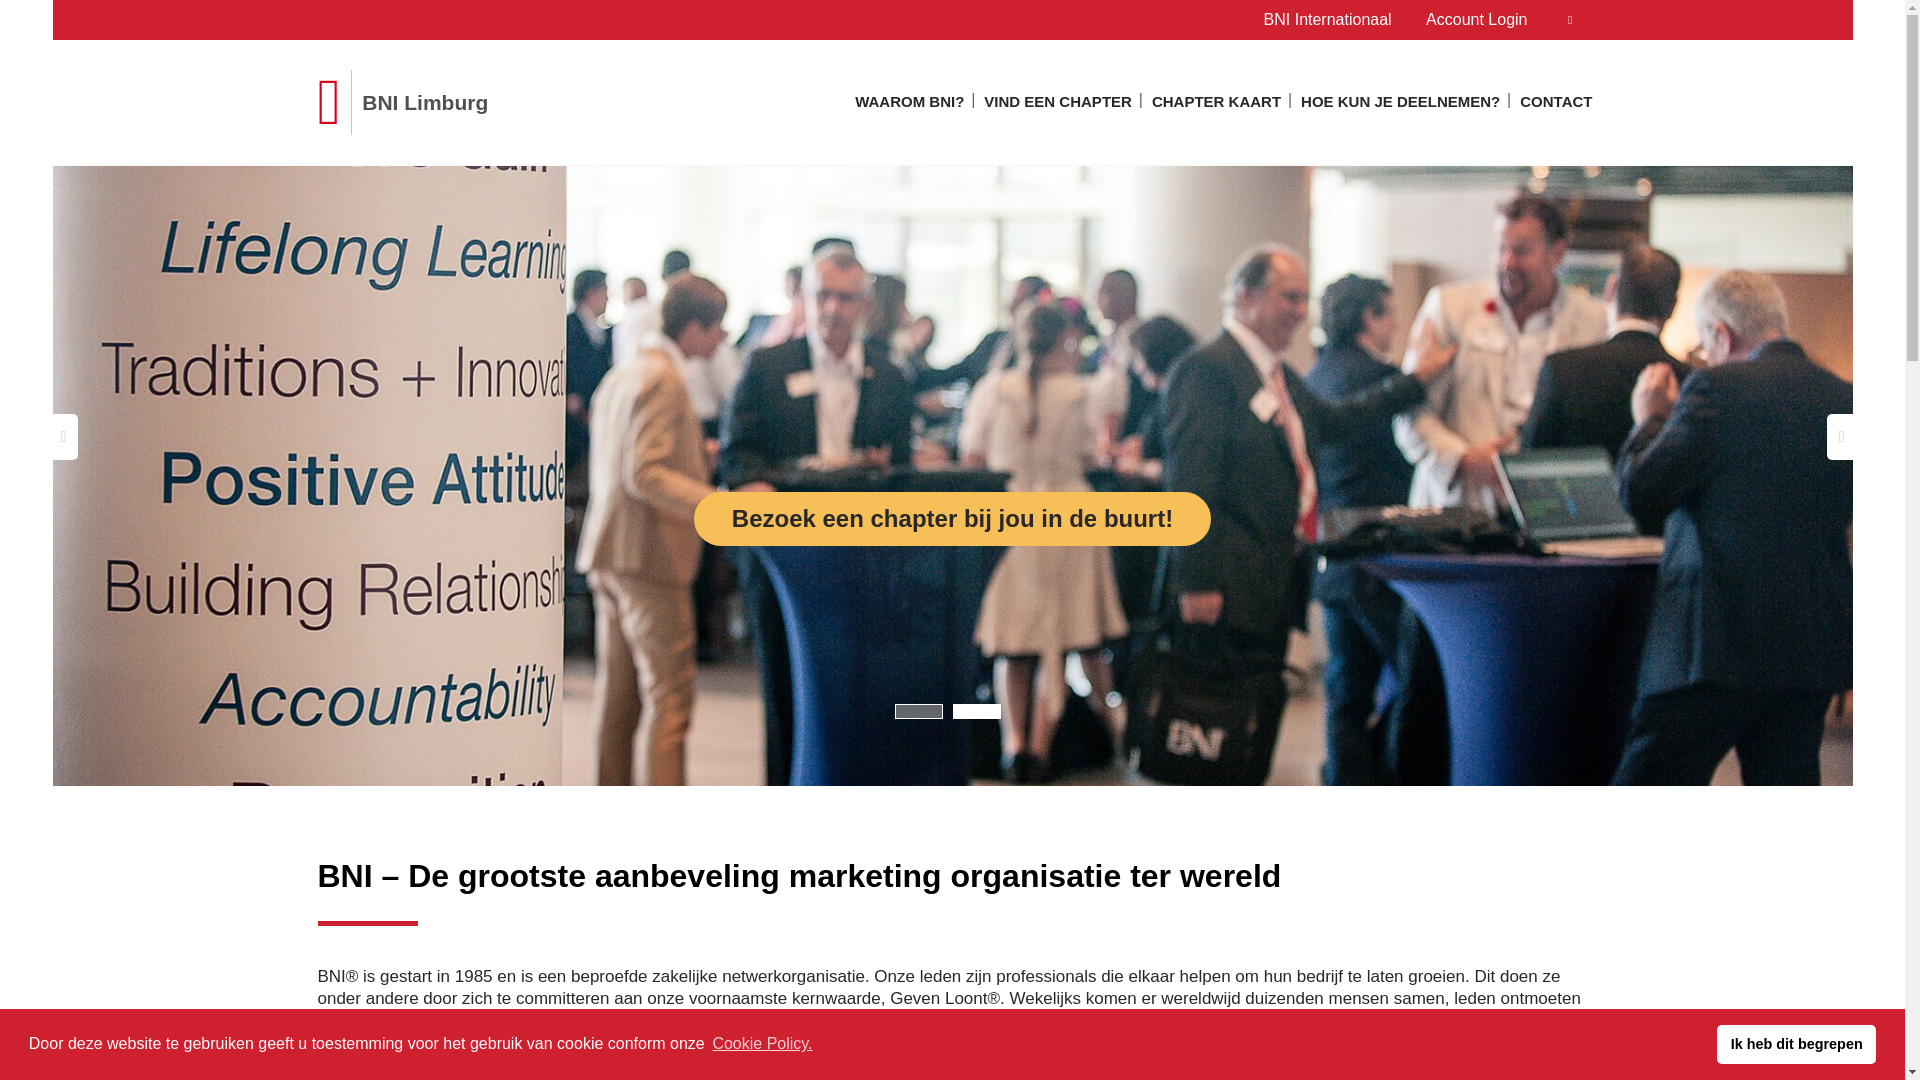 Image resolution: width=1920 pixels, height=1080 pixels. Describe the element at coordinates (951, 518) in the screenshot. I see `'Bezoek een chapter bij jou in de buurt!'` at that location.